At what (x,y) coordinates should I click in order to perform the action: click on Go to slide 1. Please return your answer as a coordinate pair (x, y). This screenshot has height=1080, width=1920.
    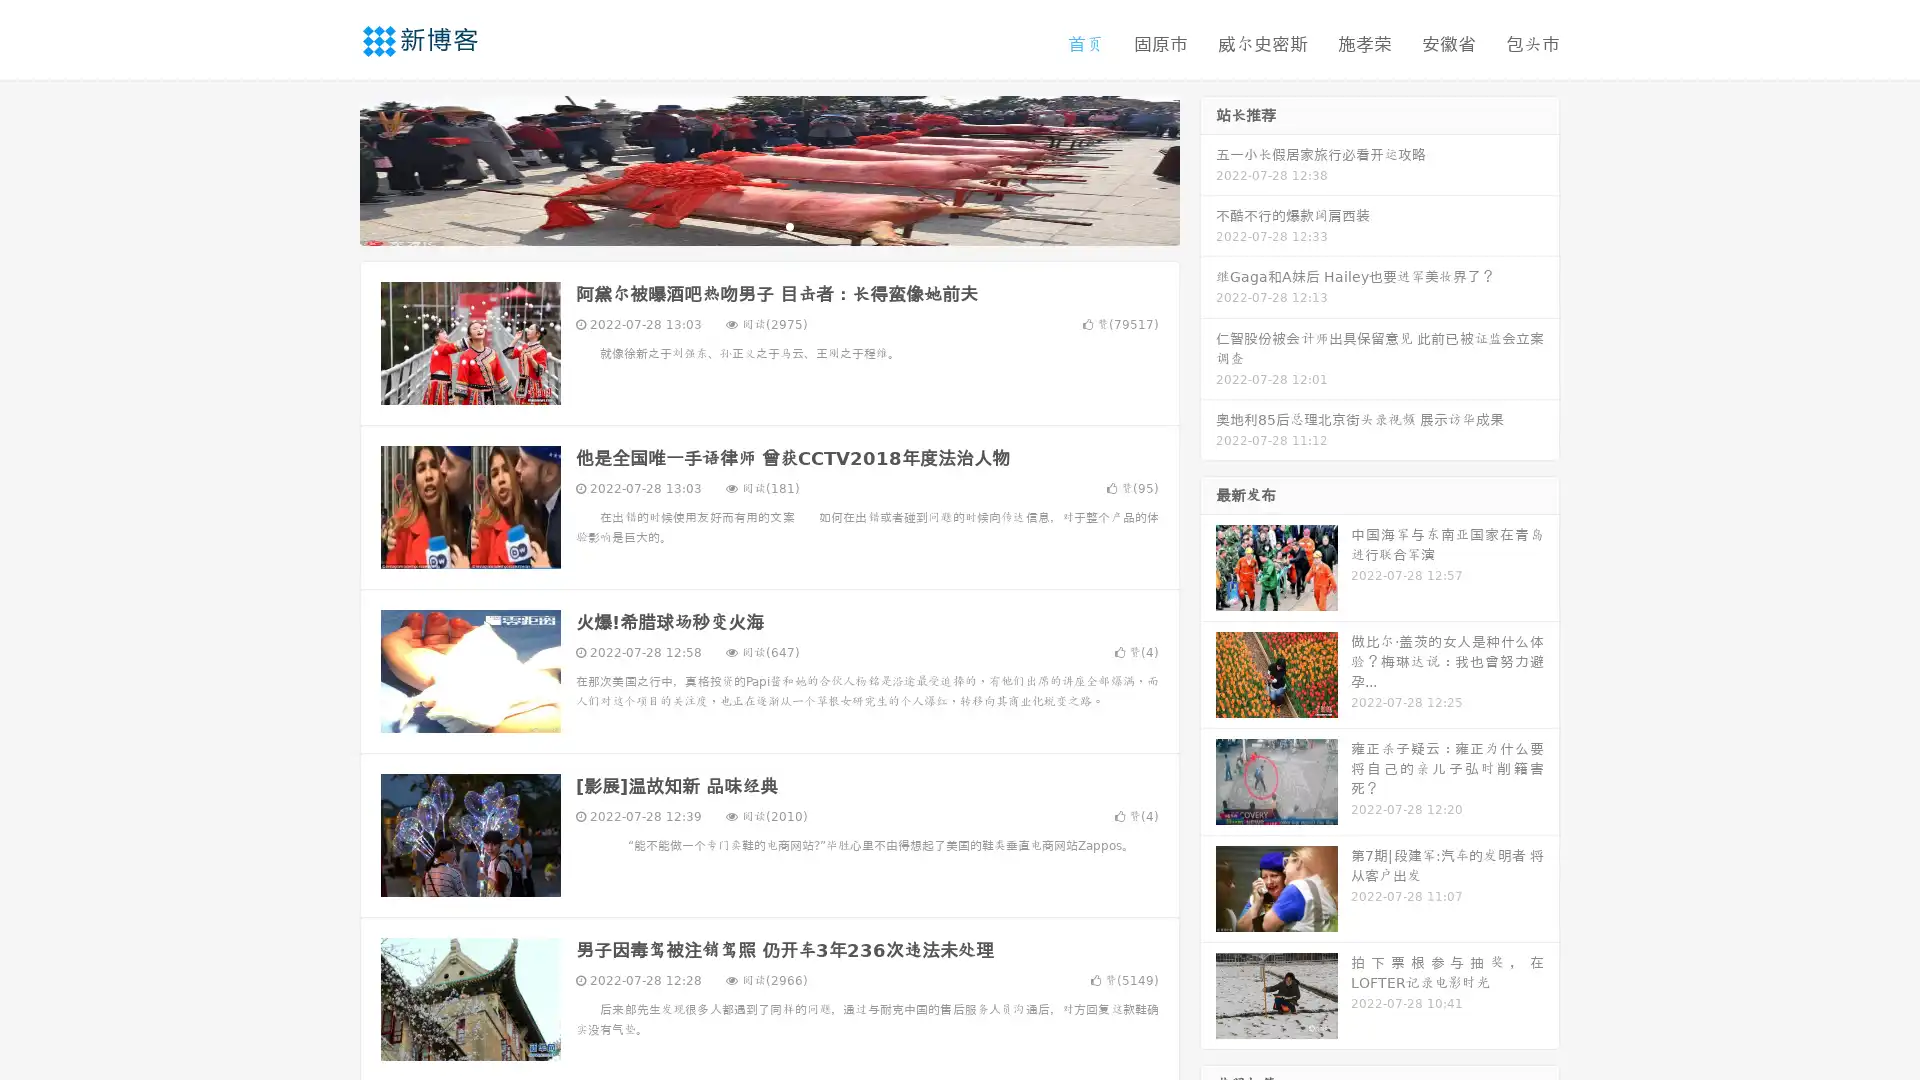
    Looking at the image, I should click on (748, 225).